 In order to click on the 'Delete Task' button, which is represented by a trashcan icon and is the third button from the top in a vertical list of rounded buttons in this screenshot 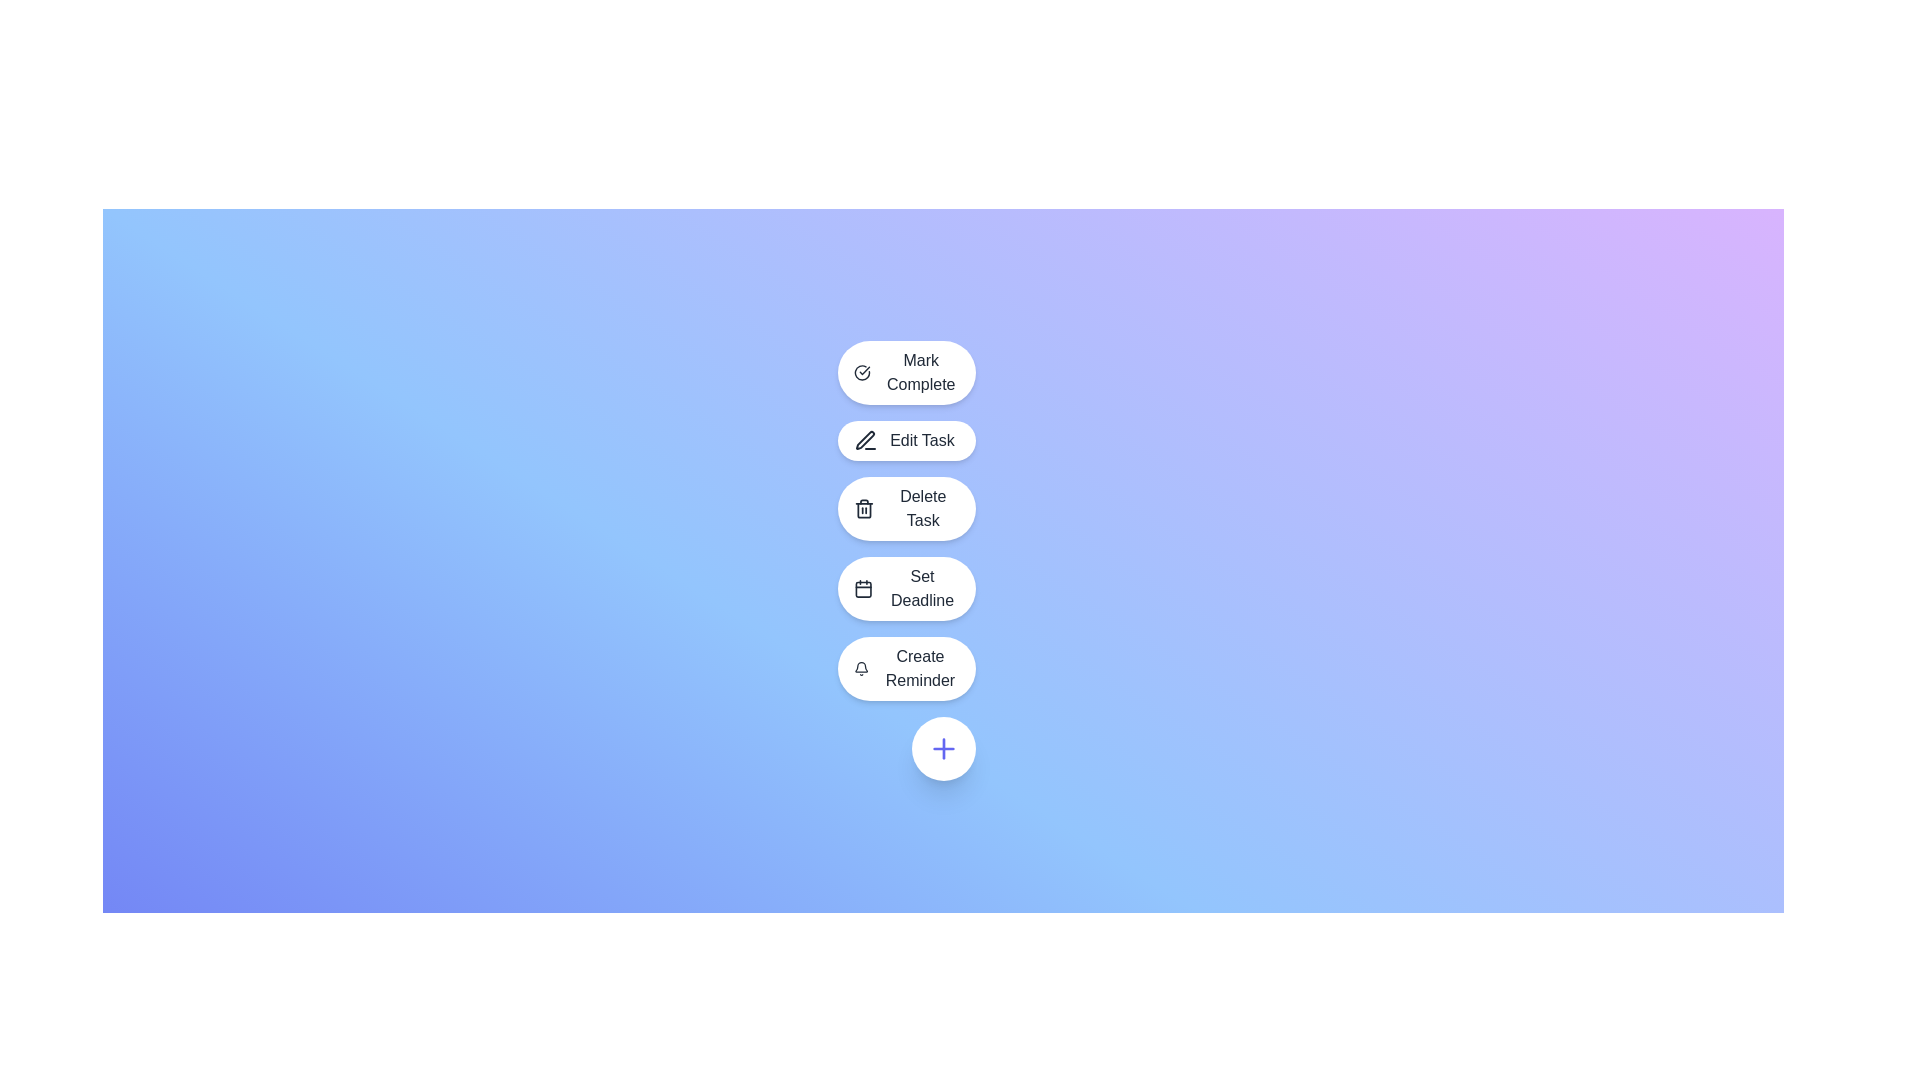, I will do `click(864, 508)`.